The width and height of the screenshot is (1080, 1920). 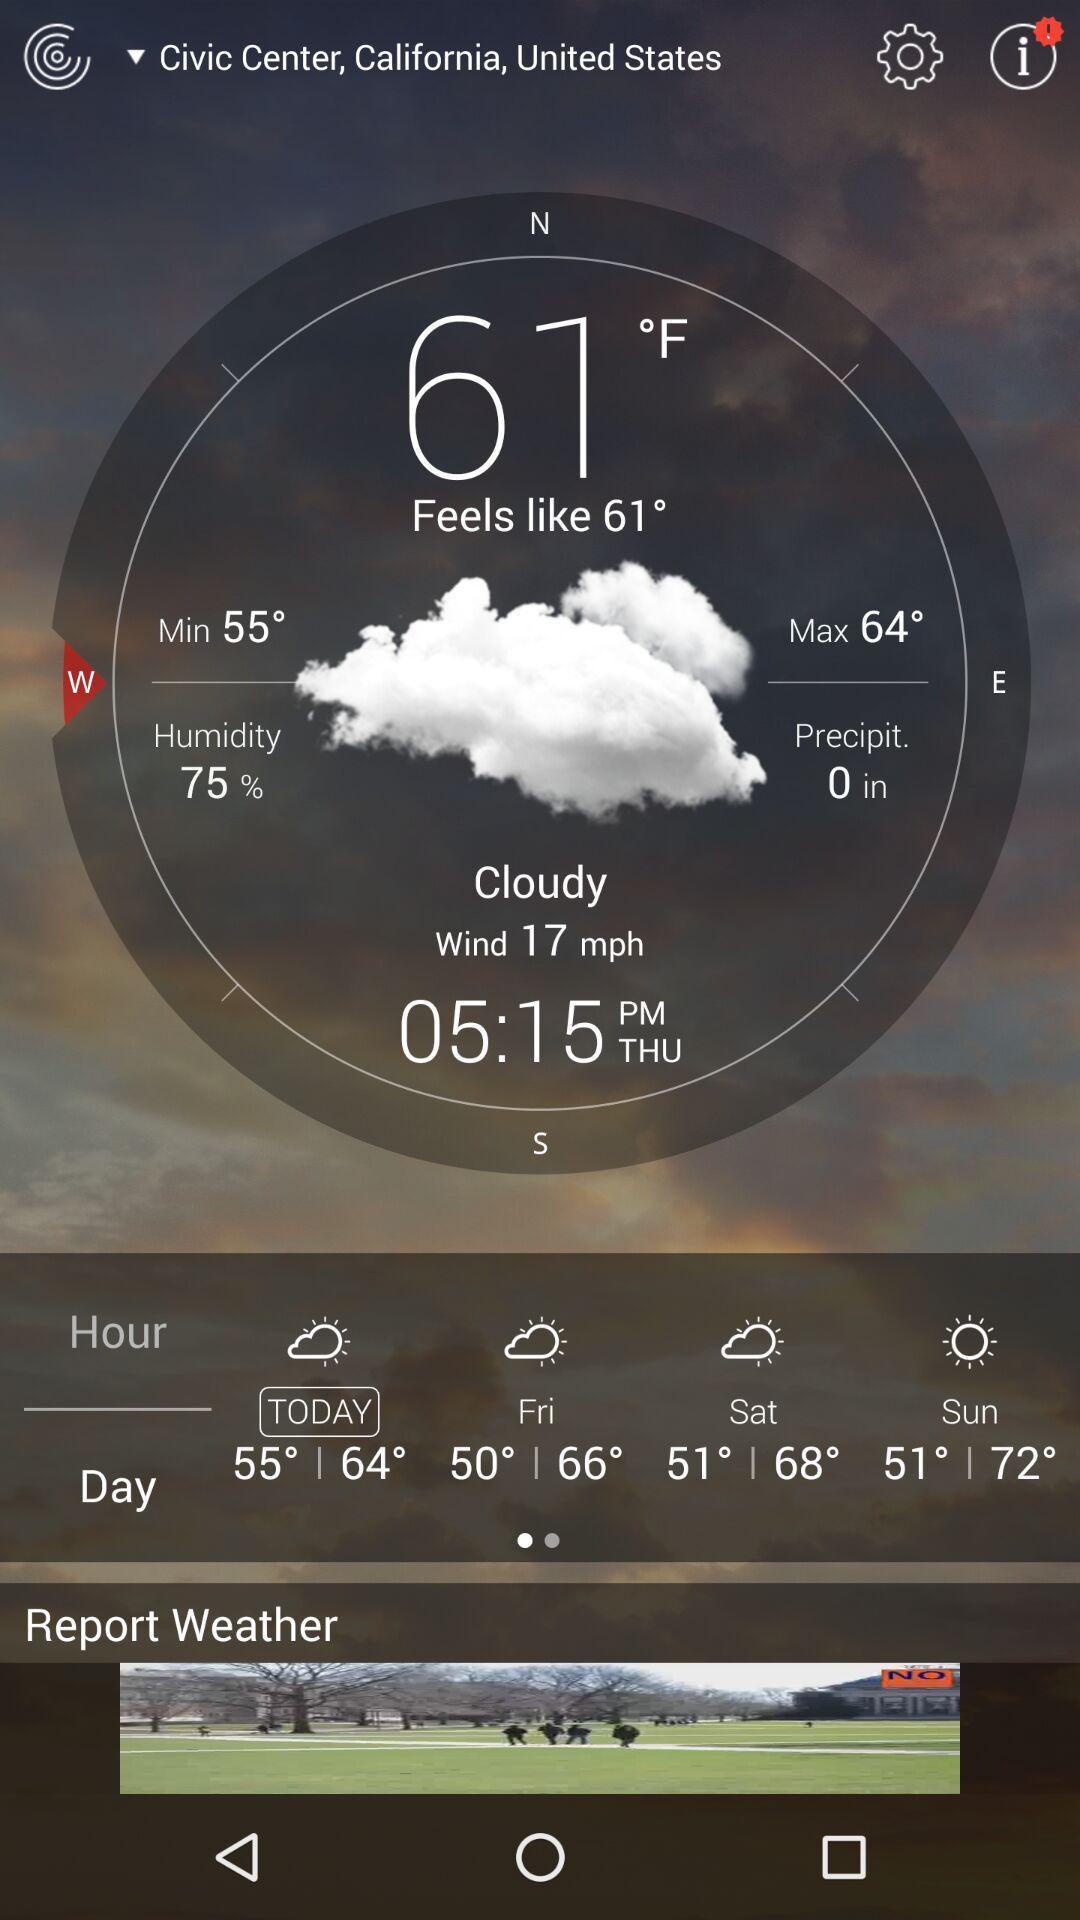 I want to click on screen page, so click(x=540, y=1727).